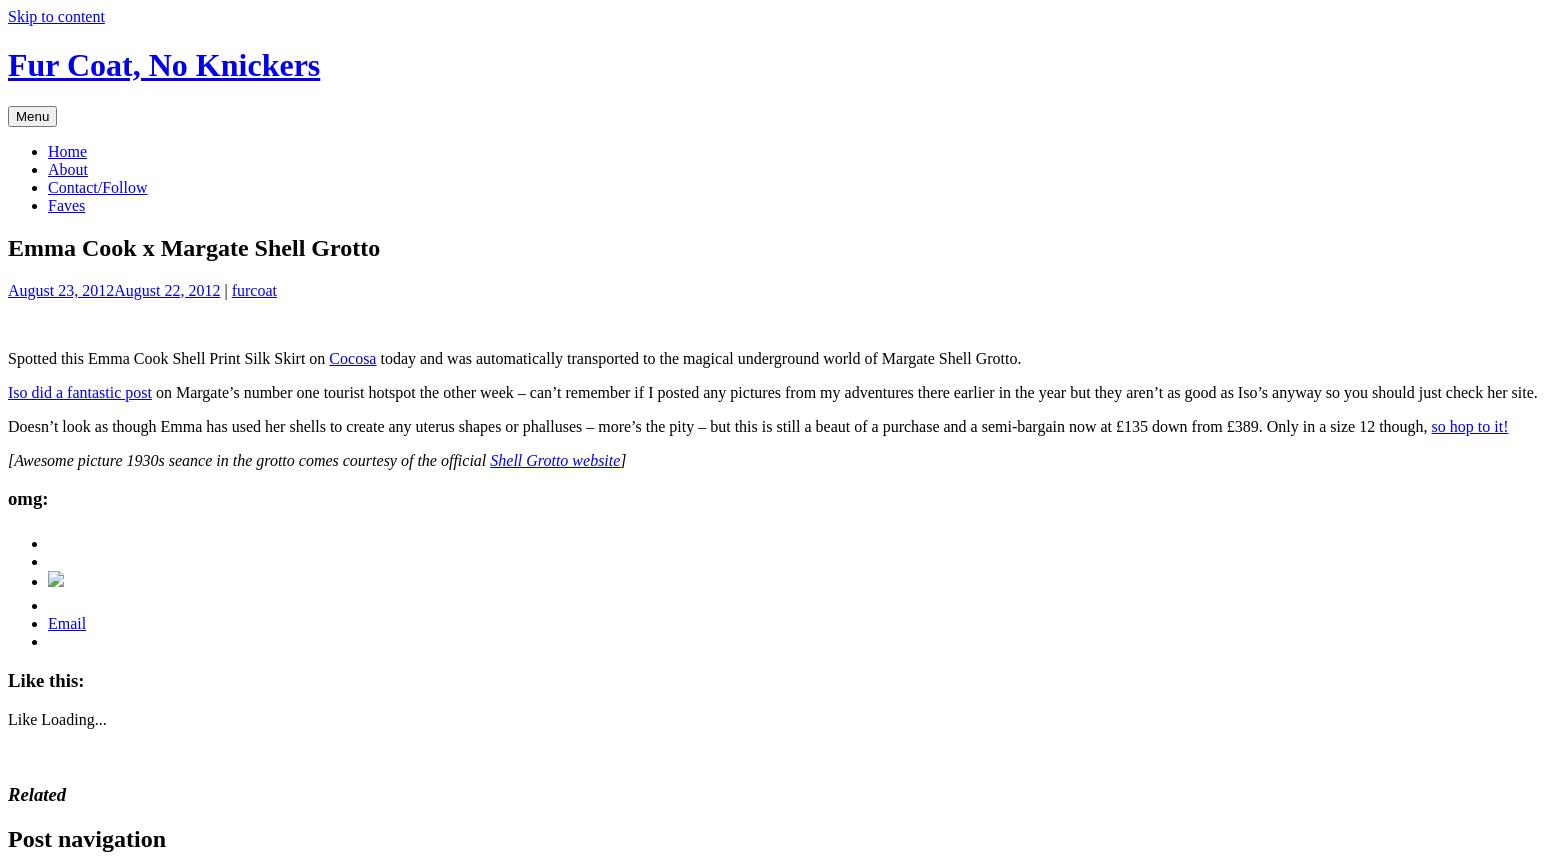 Image resolution: width=1550 pixels, height=859 pixels. What do you see at coordinates (27, 498) in the screenshot?
I see `'omg:'` at bounding box center [27, 498].